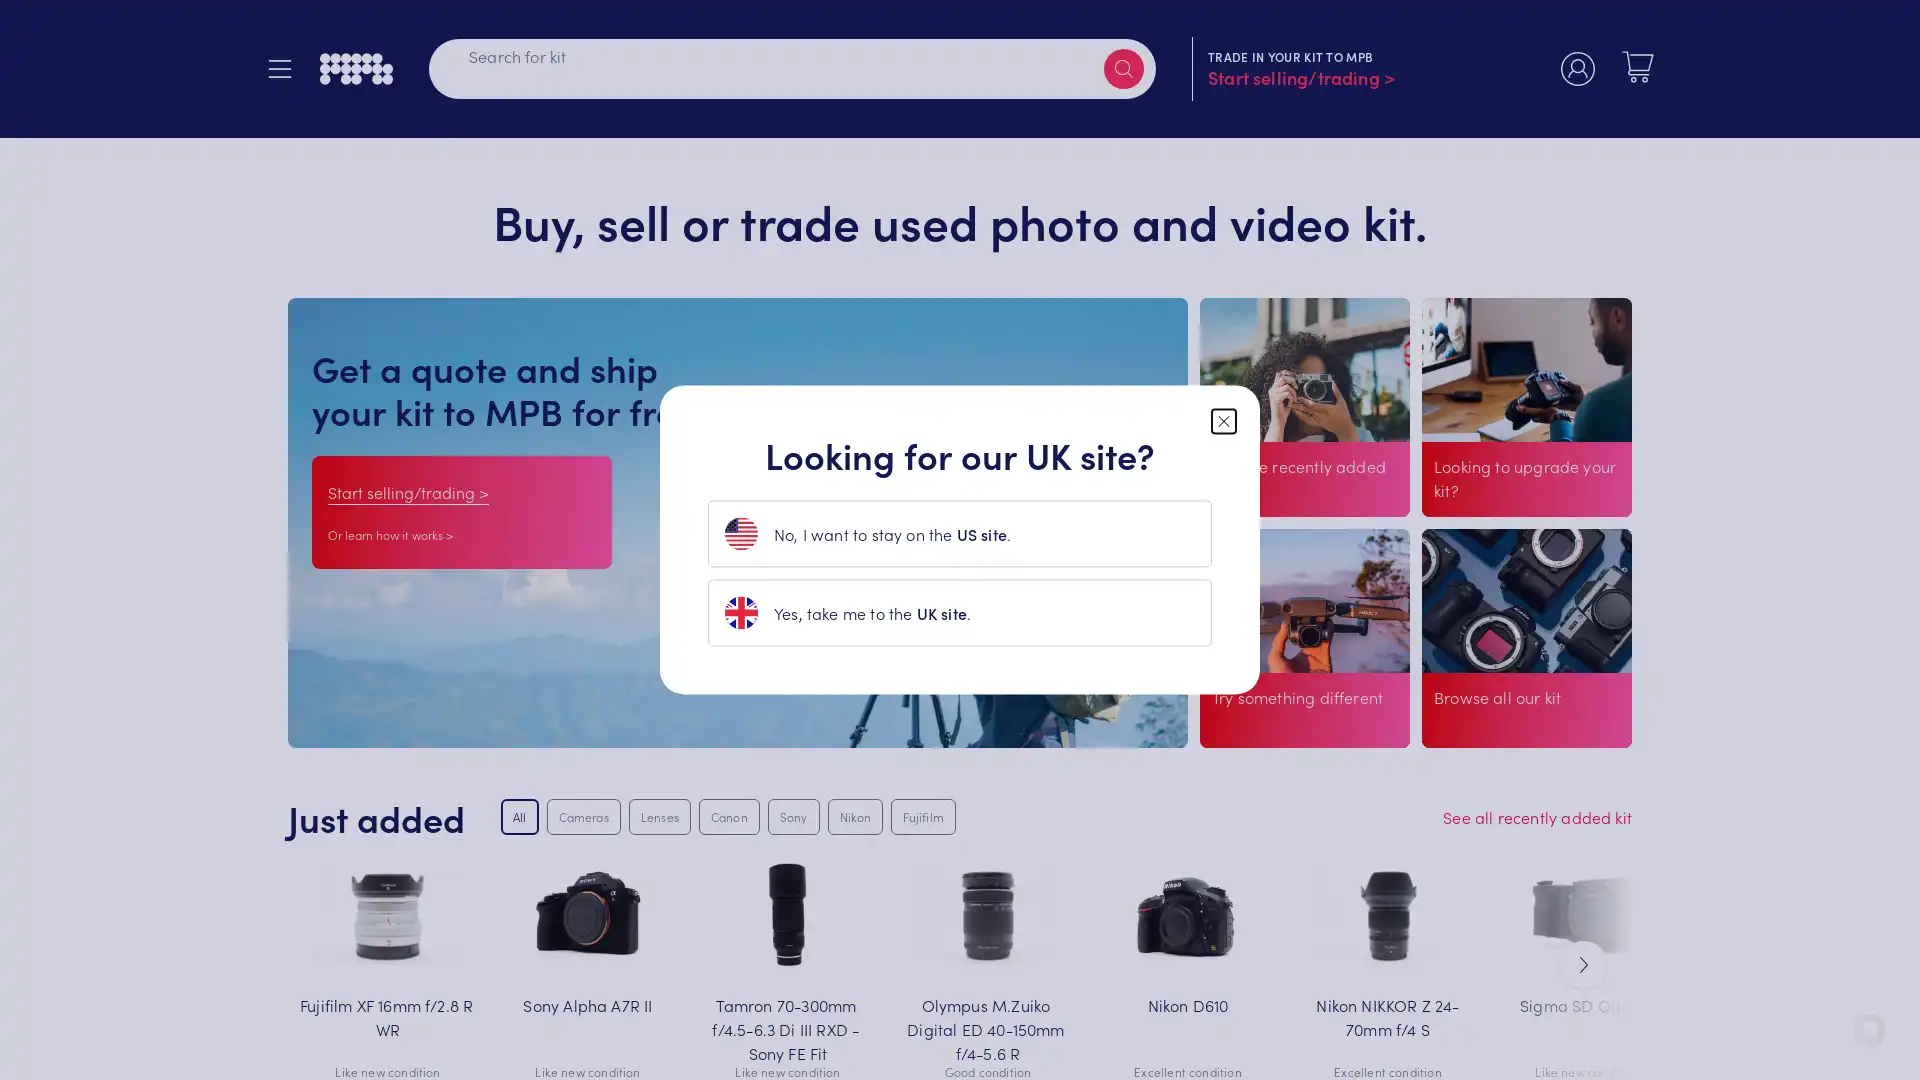 This screenshot has height=1080, width=1920. What do you see at coordinates (1268, 726) in the screenshot?
I see `View kit guides` at bounding box center [1268, 726].